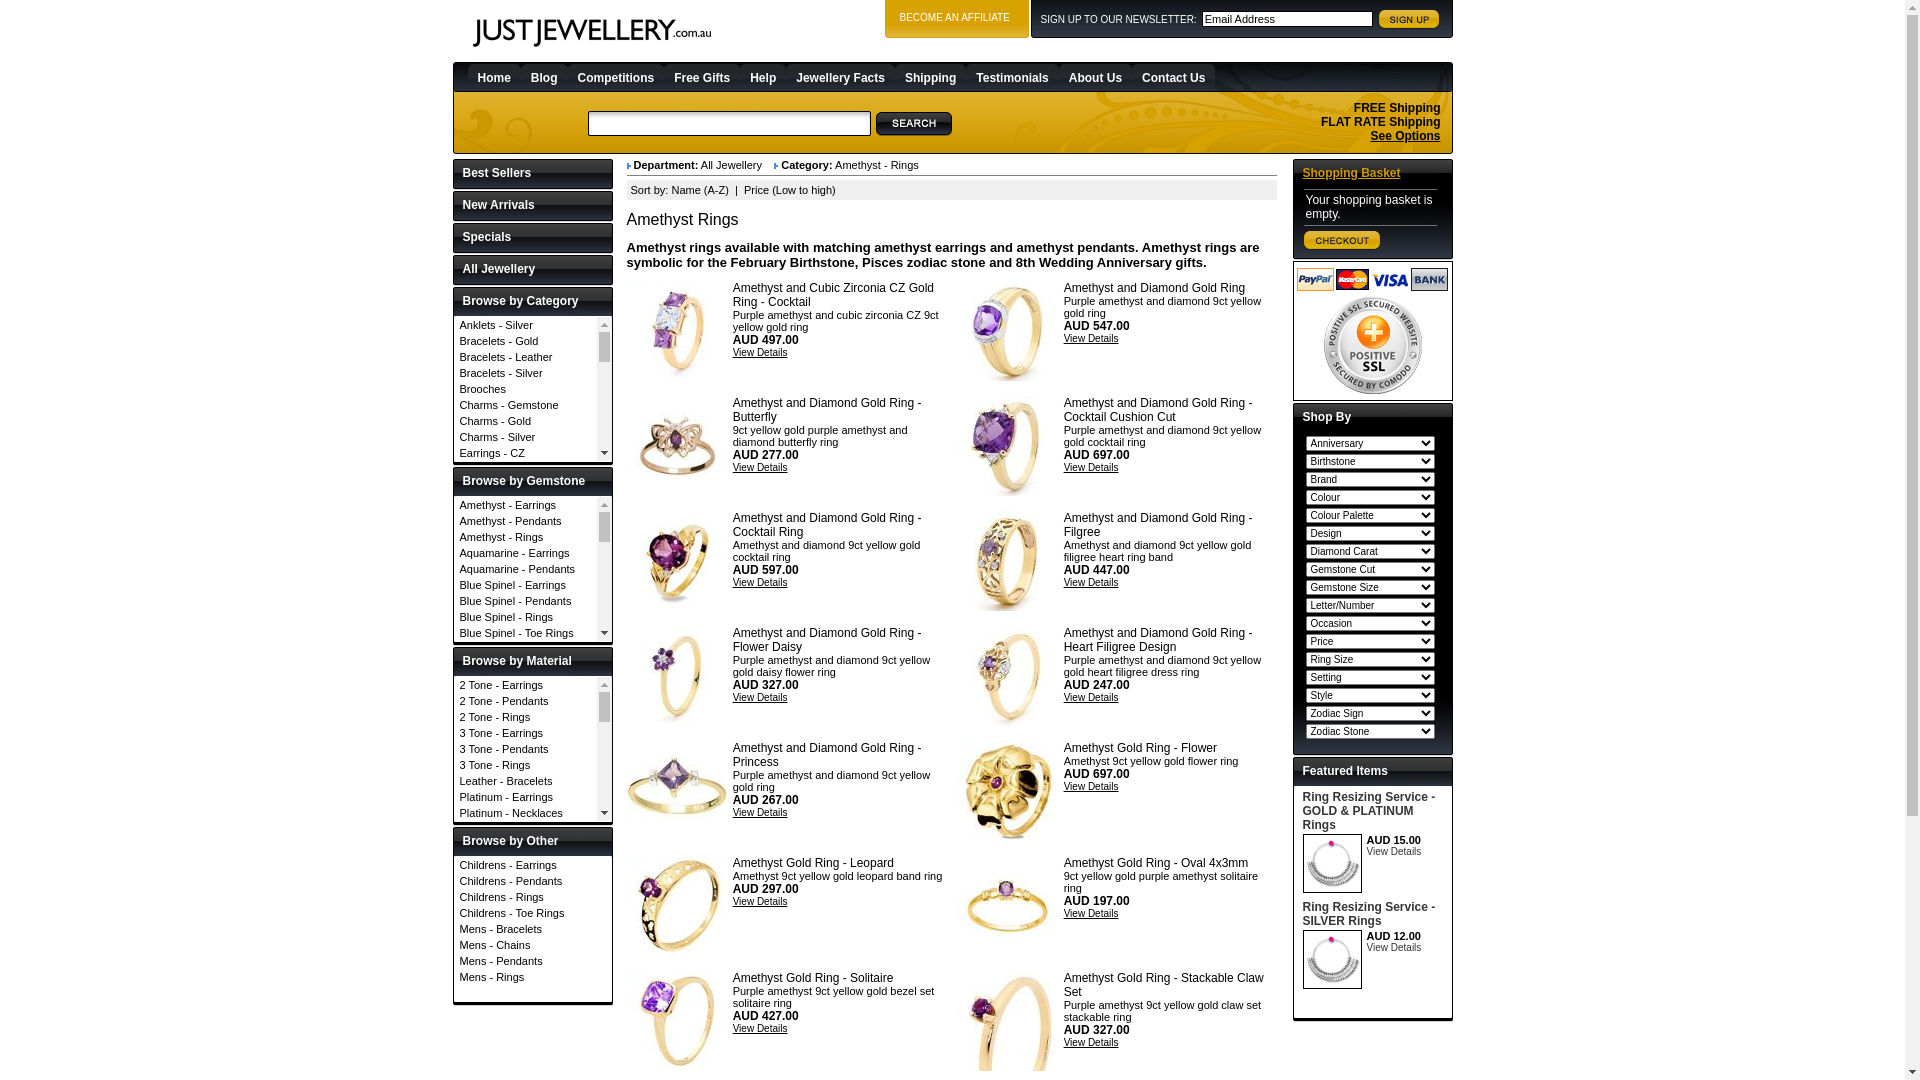 Image resolution: width=1920 pixels, height=1080 pixels. What do you see at coordinates (525, 680) in the screenshot?
I see `'Blue Topaz - Pendants'` at bounding box center [525, 680].